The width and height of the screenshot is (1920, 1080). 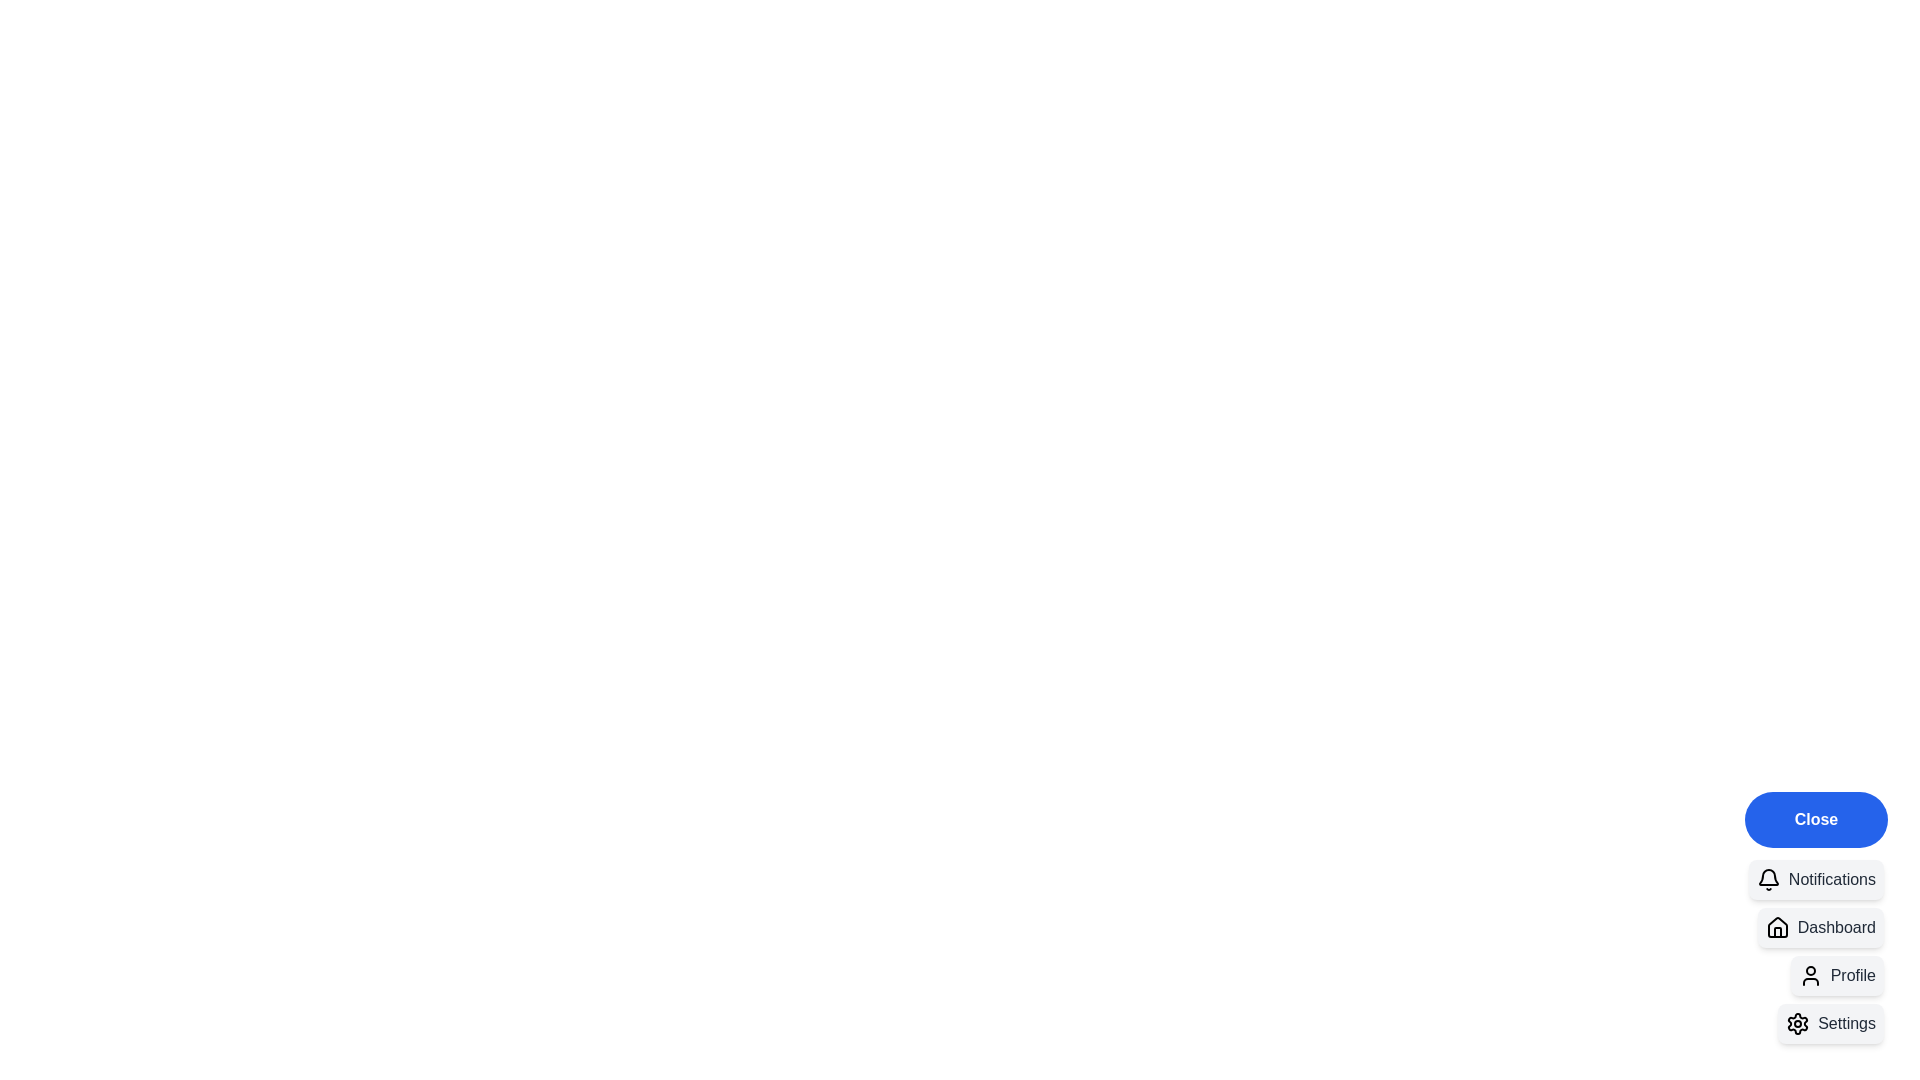 I want to click on the 'Notifications' button, so click(x=1815, y=878).